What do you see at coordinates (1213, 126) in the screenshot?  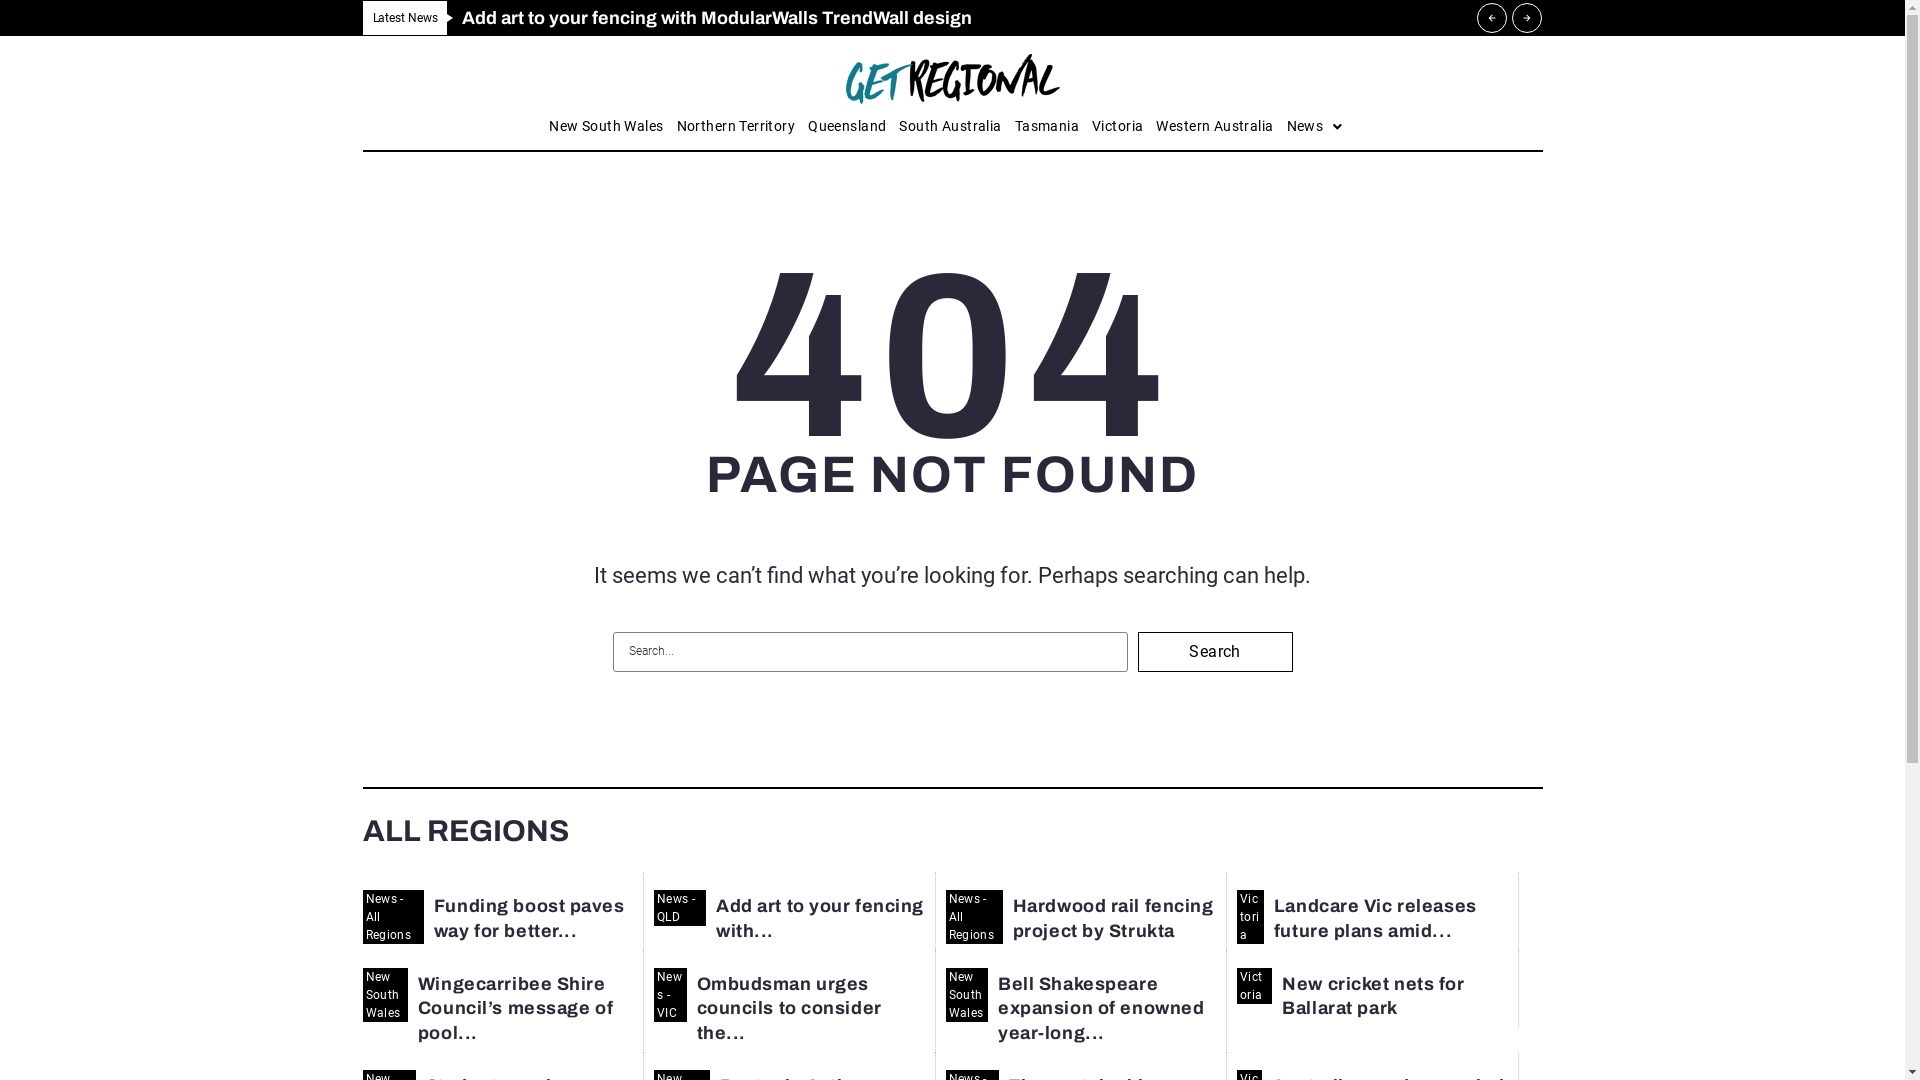 I see `'Western Australia'` at bounding box center [1213, 126].